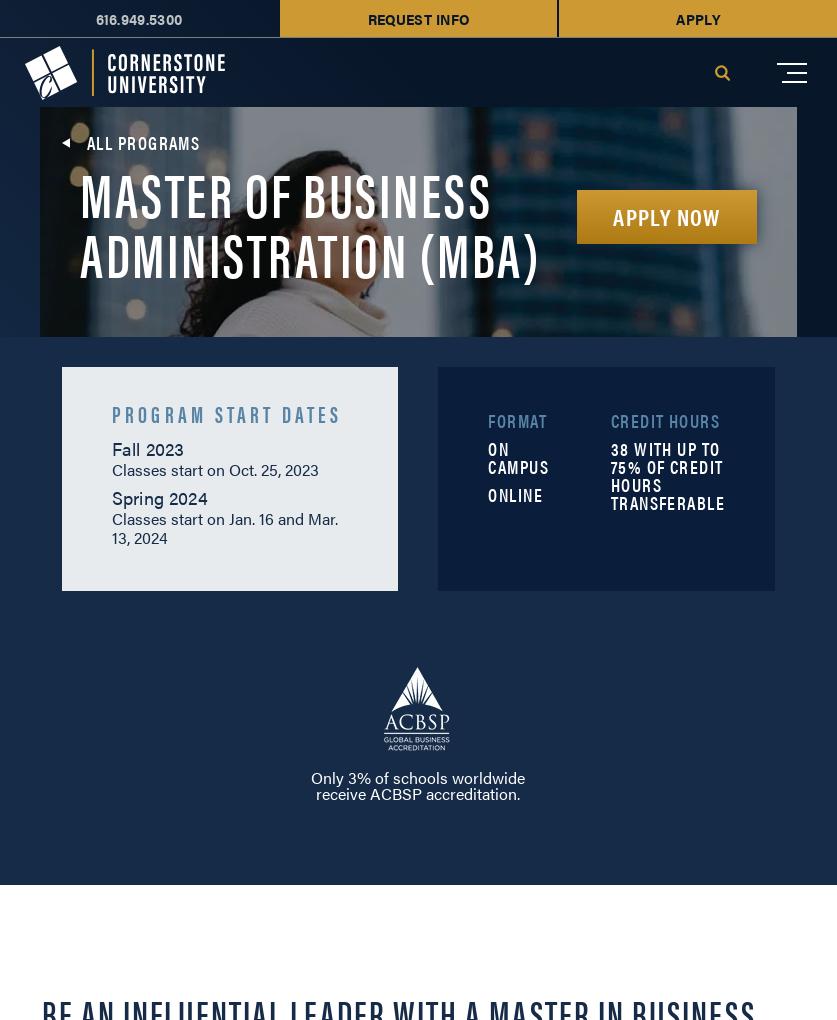  What do you see at coordinates (142, 142) in the screenshot?
I see `'All Programs'` at bounding box center [142, 142].